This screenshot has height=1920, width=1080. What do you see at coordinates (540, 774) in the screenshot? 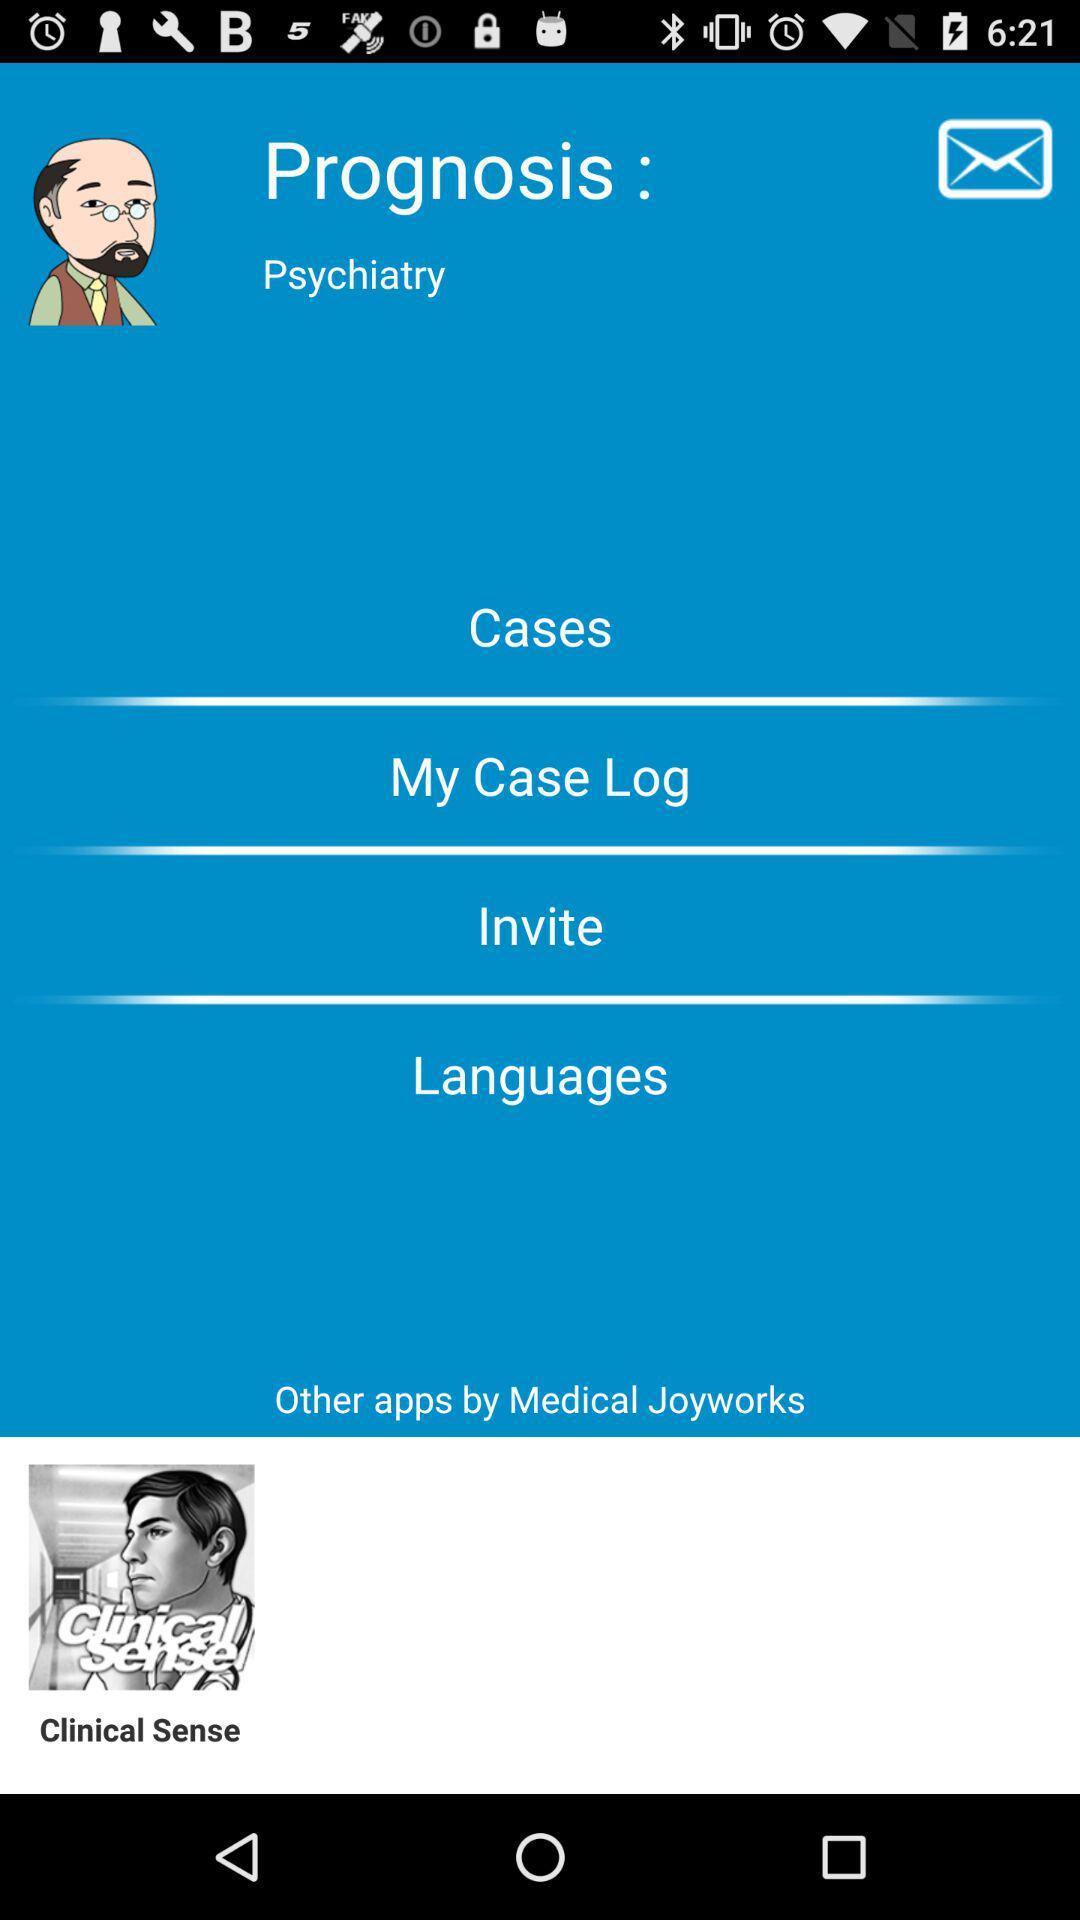
I see `my case log button` at bounding box center [540, 774].